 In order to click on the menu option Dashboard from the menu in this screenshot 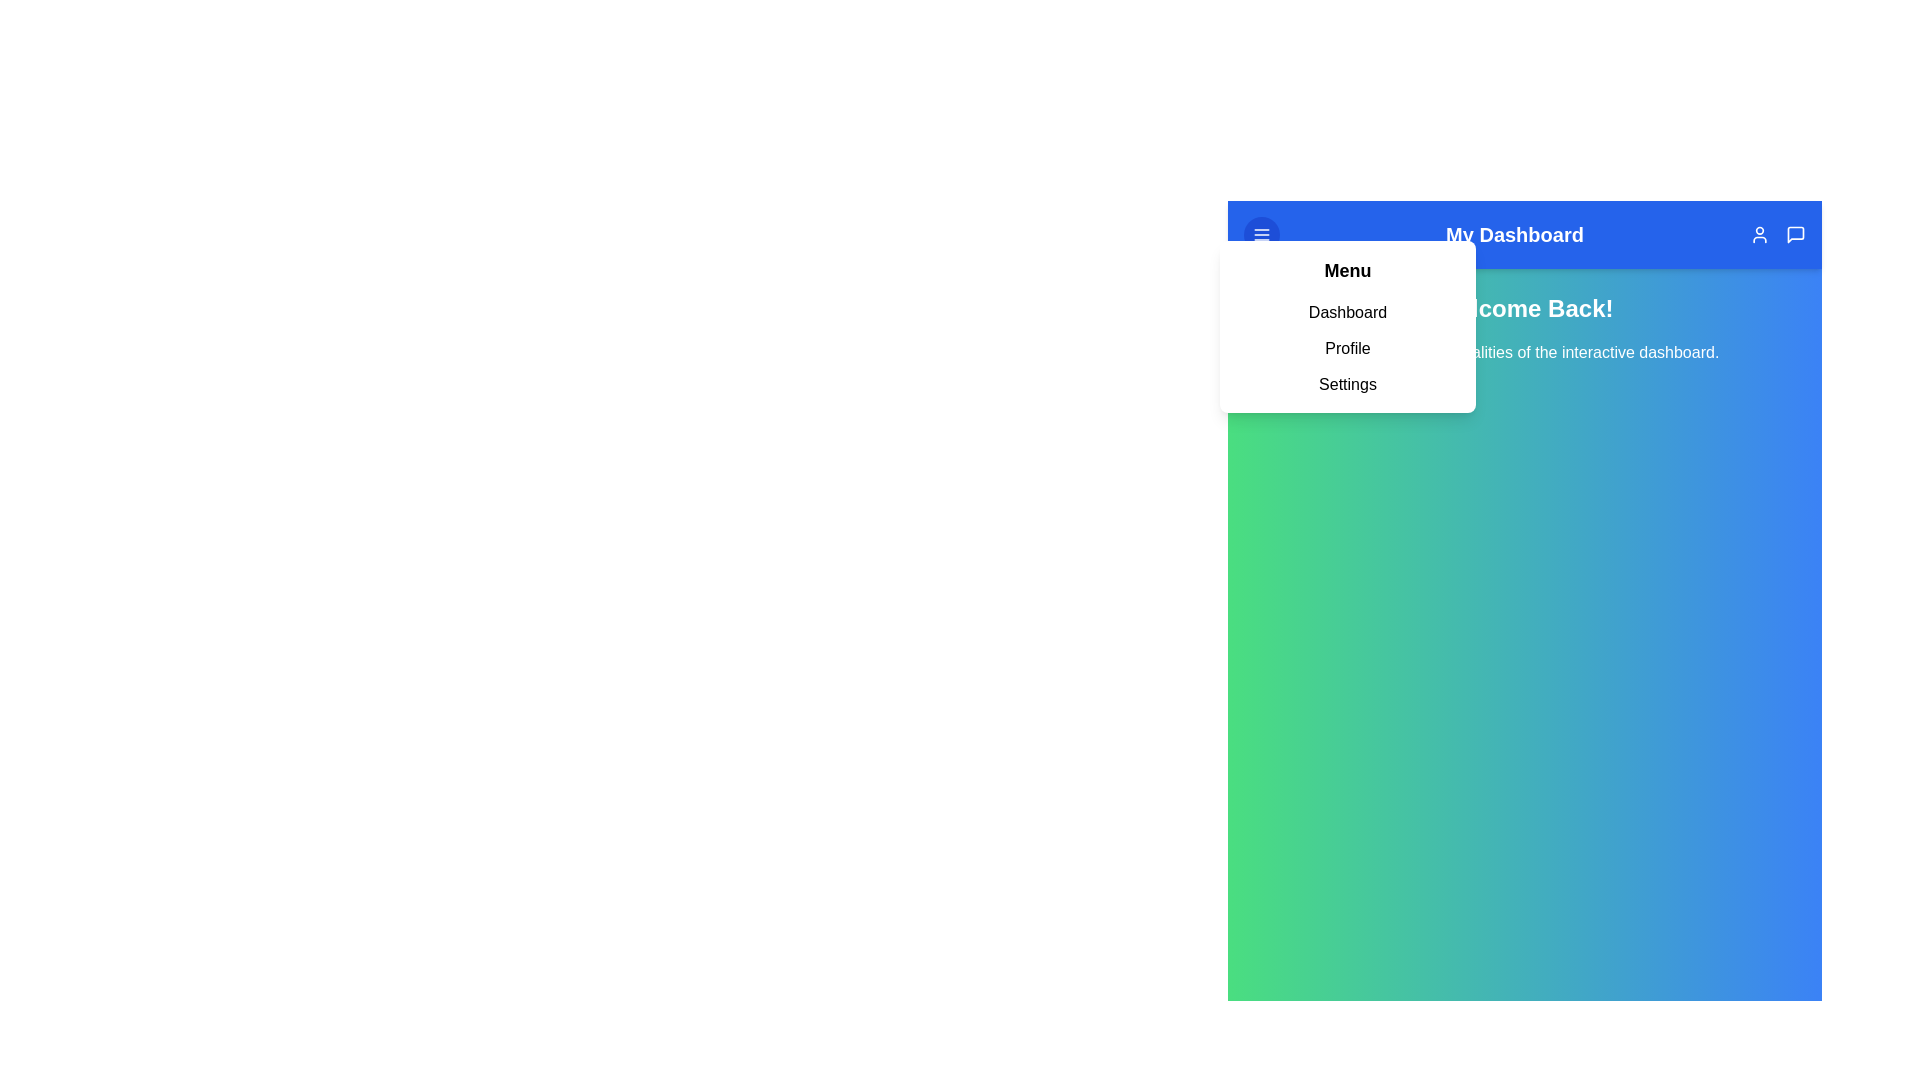, I will do `click(1348, 312)`.